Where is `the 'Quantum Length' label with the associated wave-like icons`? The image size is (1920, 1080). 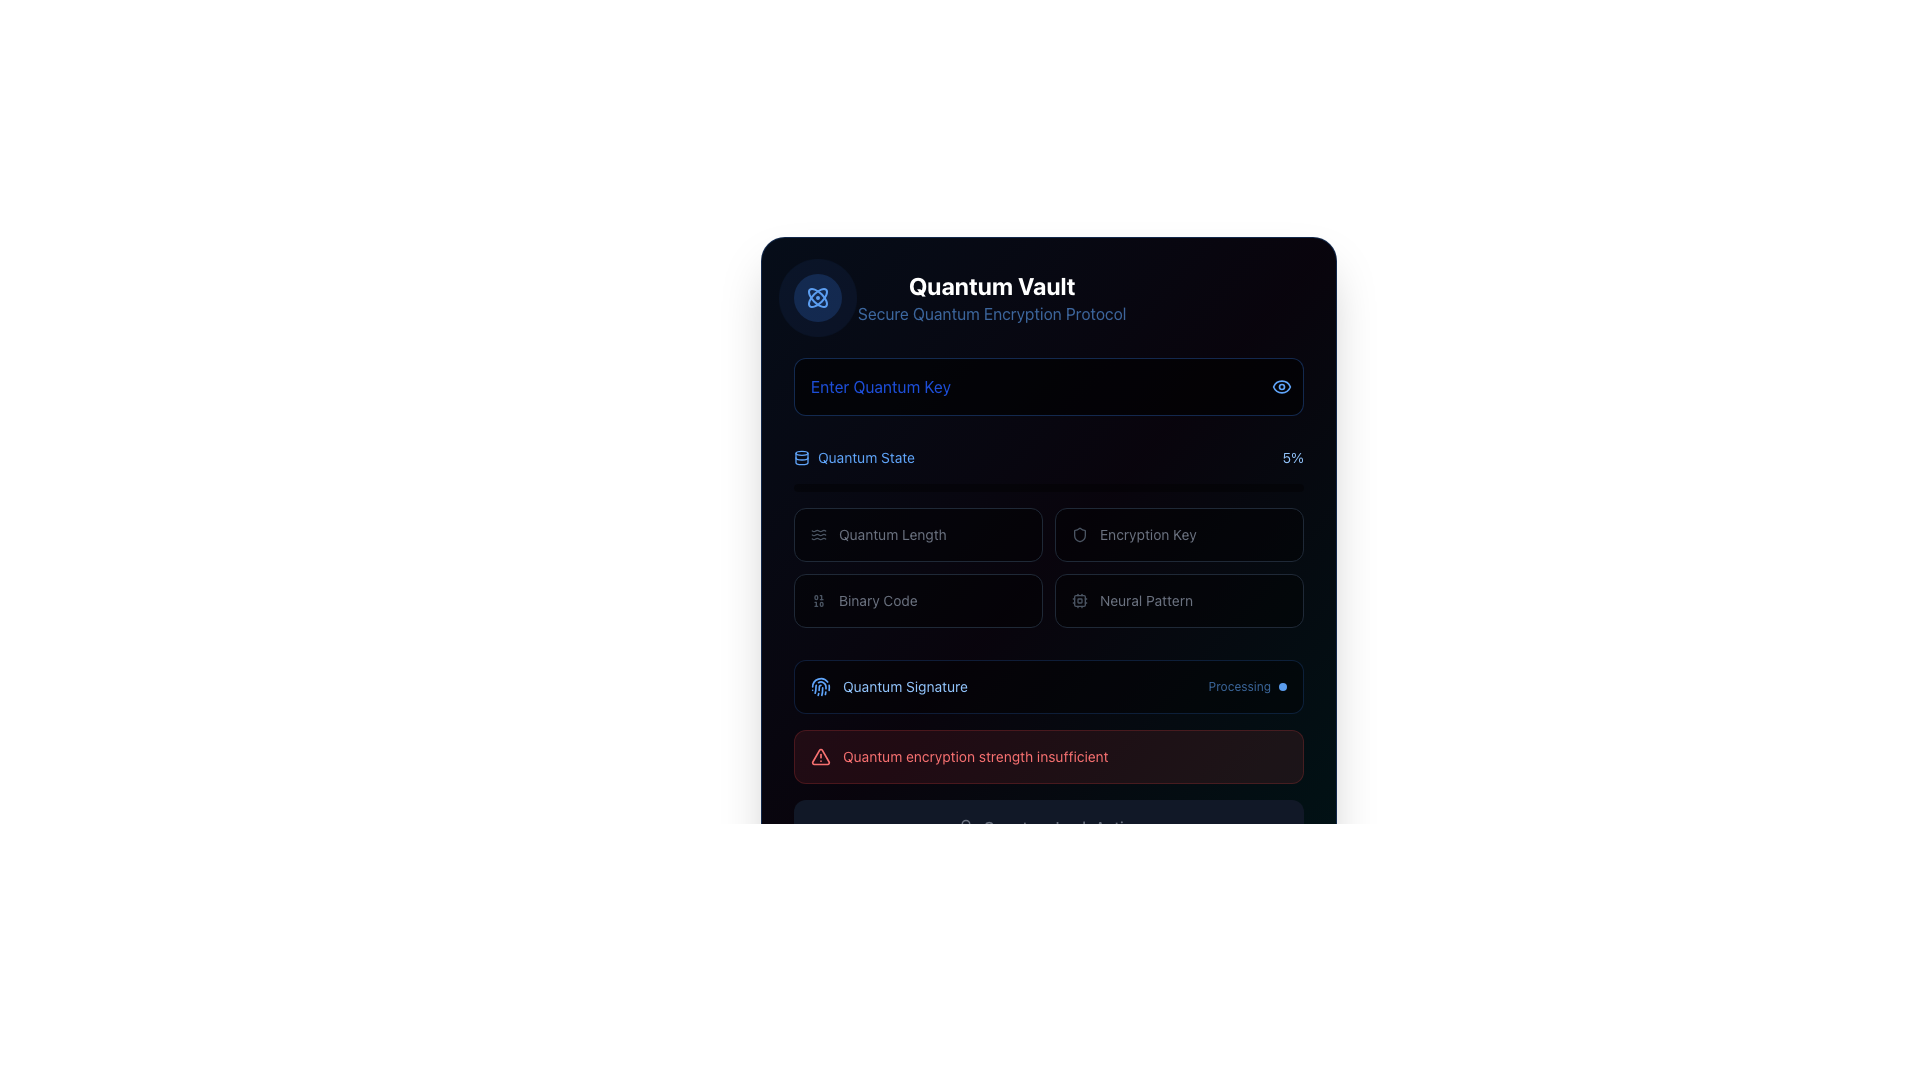 the 'Quantum Length' label with the associated wave-like icons is located at coordinates (917, 534).